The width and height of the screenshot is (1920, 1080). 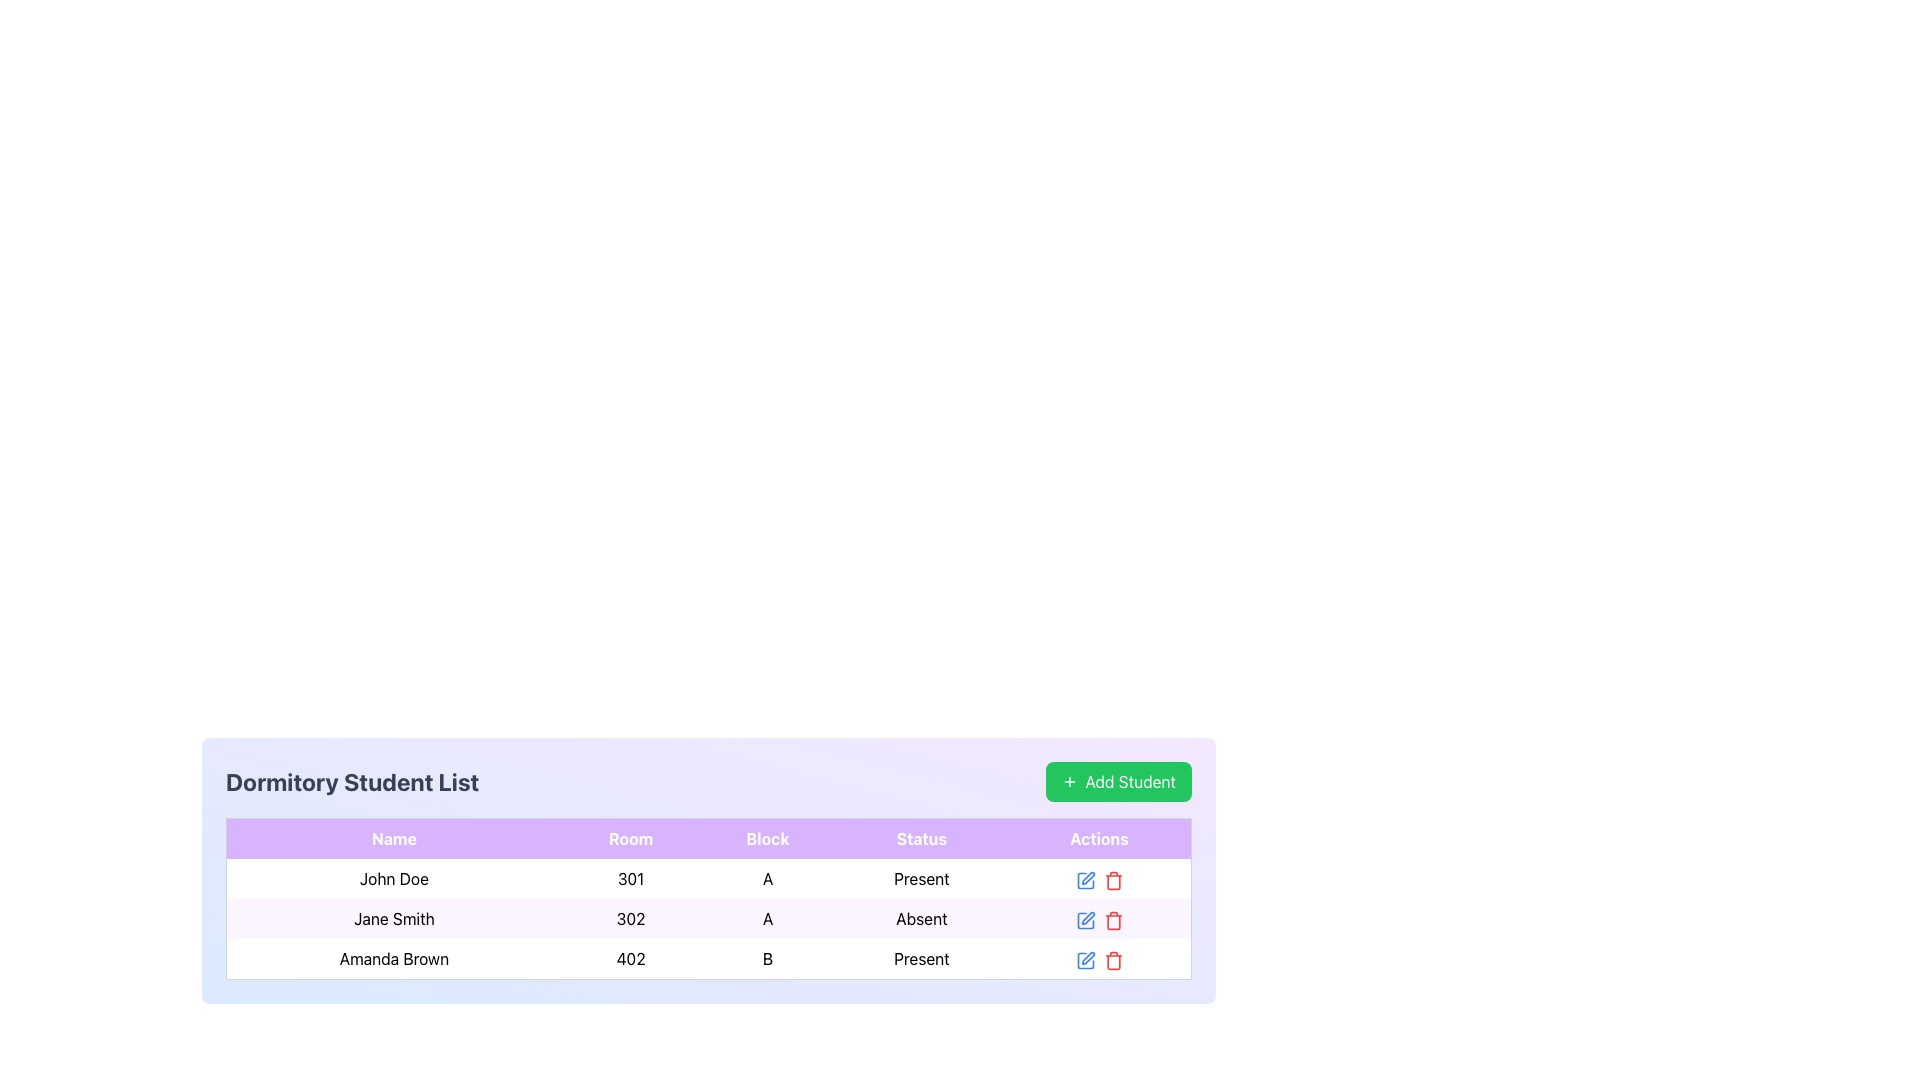 What do you see at coordinates (1112, 878) in the screenshot?
I see `the delete button in the 'Actions' column of the table for the last row labeled 'Amanda Brown'` at bounding box center [1112, 878].